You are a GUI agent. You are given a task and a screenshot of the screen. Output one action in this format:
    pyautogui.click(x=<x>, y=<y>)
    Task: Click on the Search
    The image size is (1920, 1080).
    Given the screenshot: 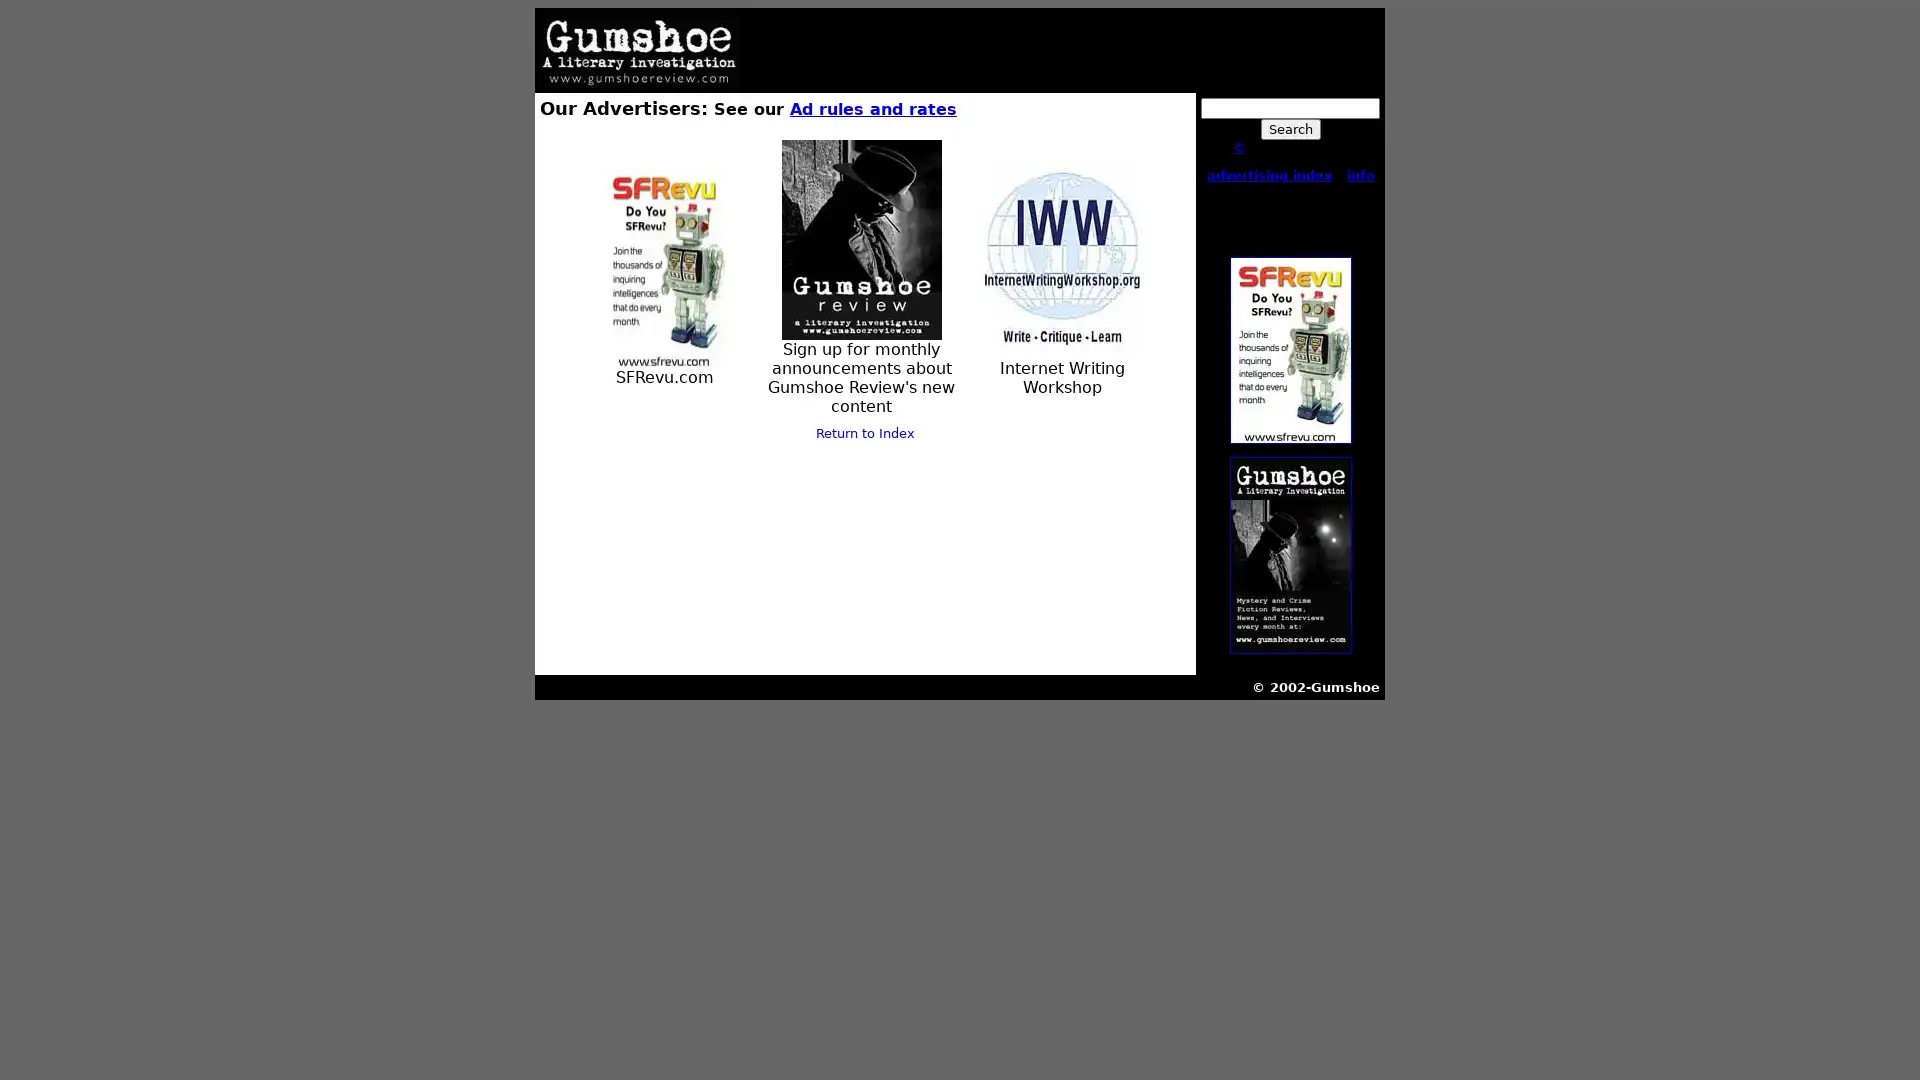 What is the action you would take?
    pyautogui.click(x=1290, y=128)
    